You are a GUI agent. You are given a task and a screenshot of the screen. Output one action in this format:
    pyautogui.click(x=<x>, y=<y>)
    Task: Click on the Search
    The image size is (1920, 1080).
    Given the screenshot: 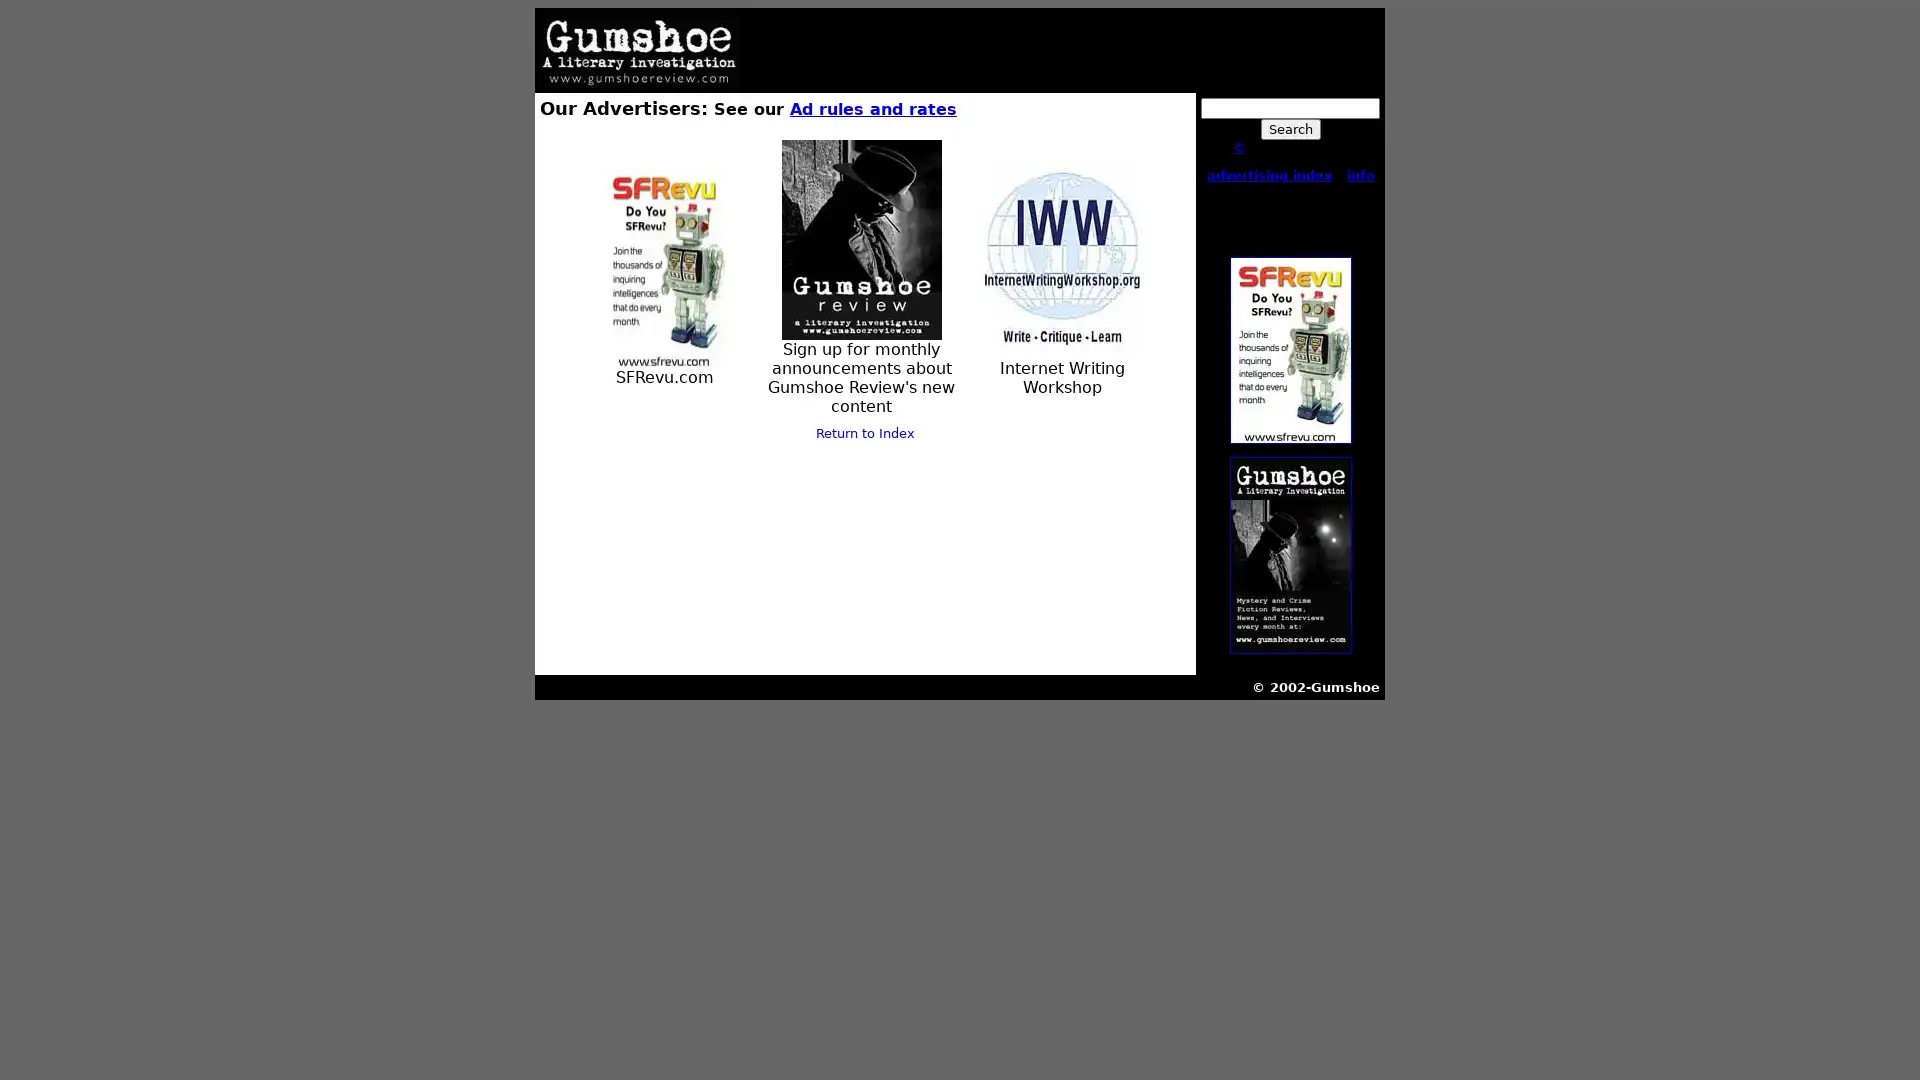 What is the action you would take?
    pyautogui.click(x=1290, y=128)
    